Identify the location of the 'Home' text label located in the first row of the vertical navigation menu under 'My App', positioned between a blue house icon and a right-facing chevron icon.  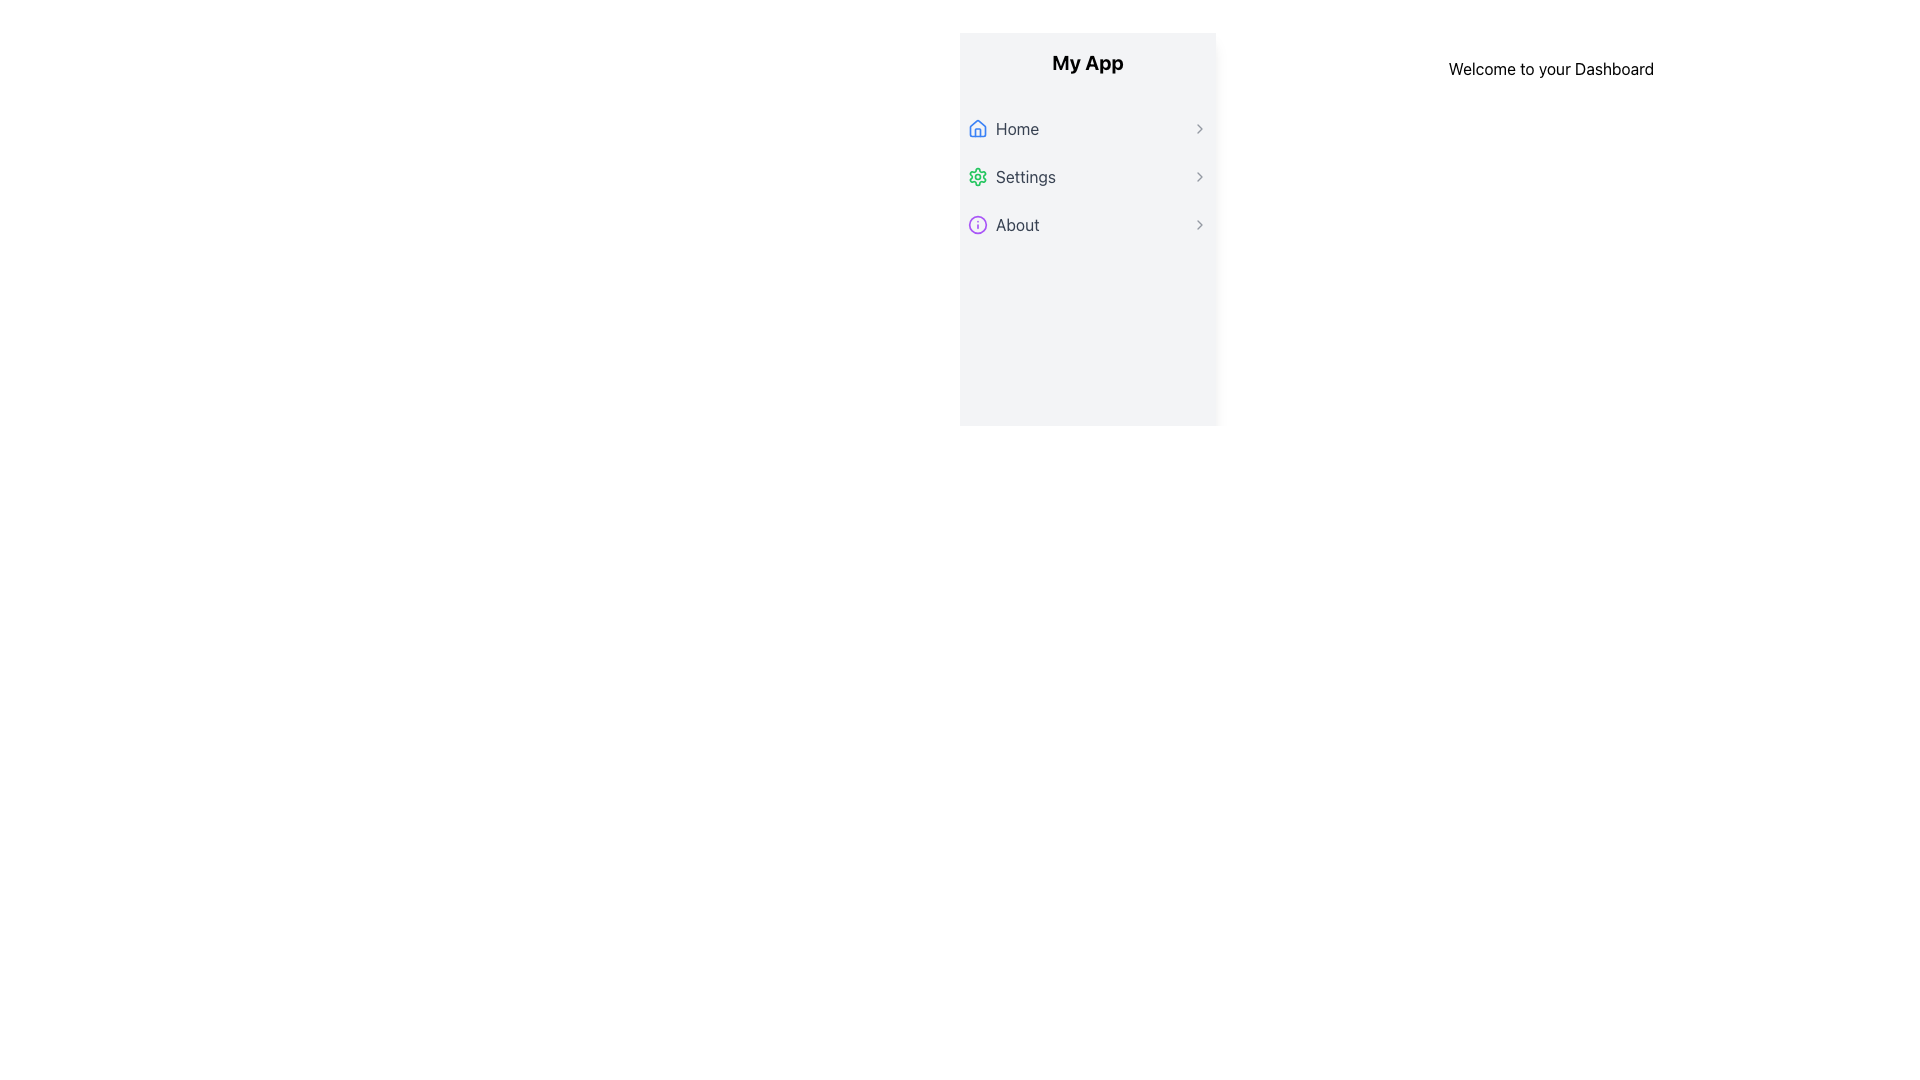
(1017, 128).